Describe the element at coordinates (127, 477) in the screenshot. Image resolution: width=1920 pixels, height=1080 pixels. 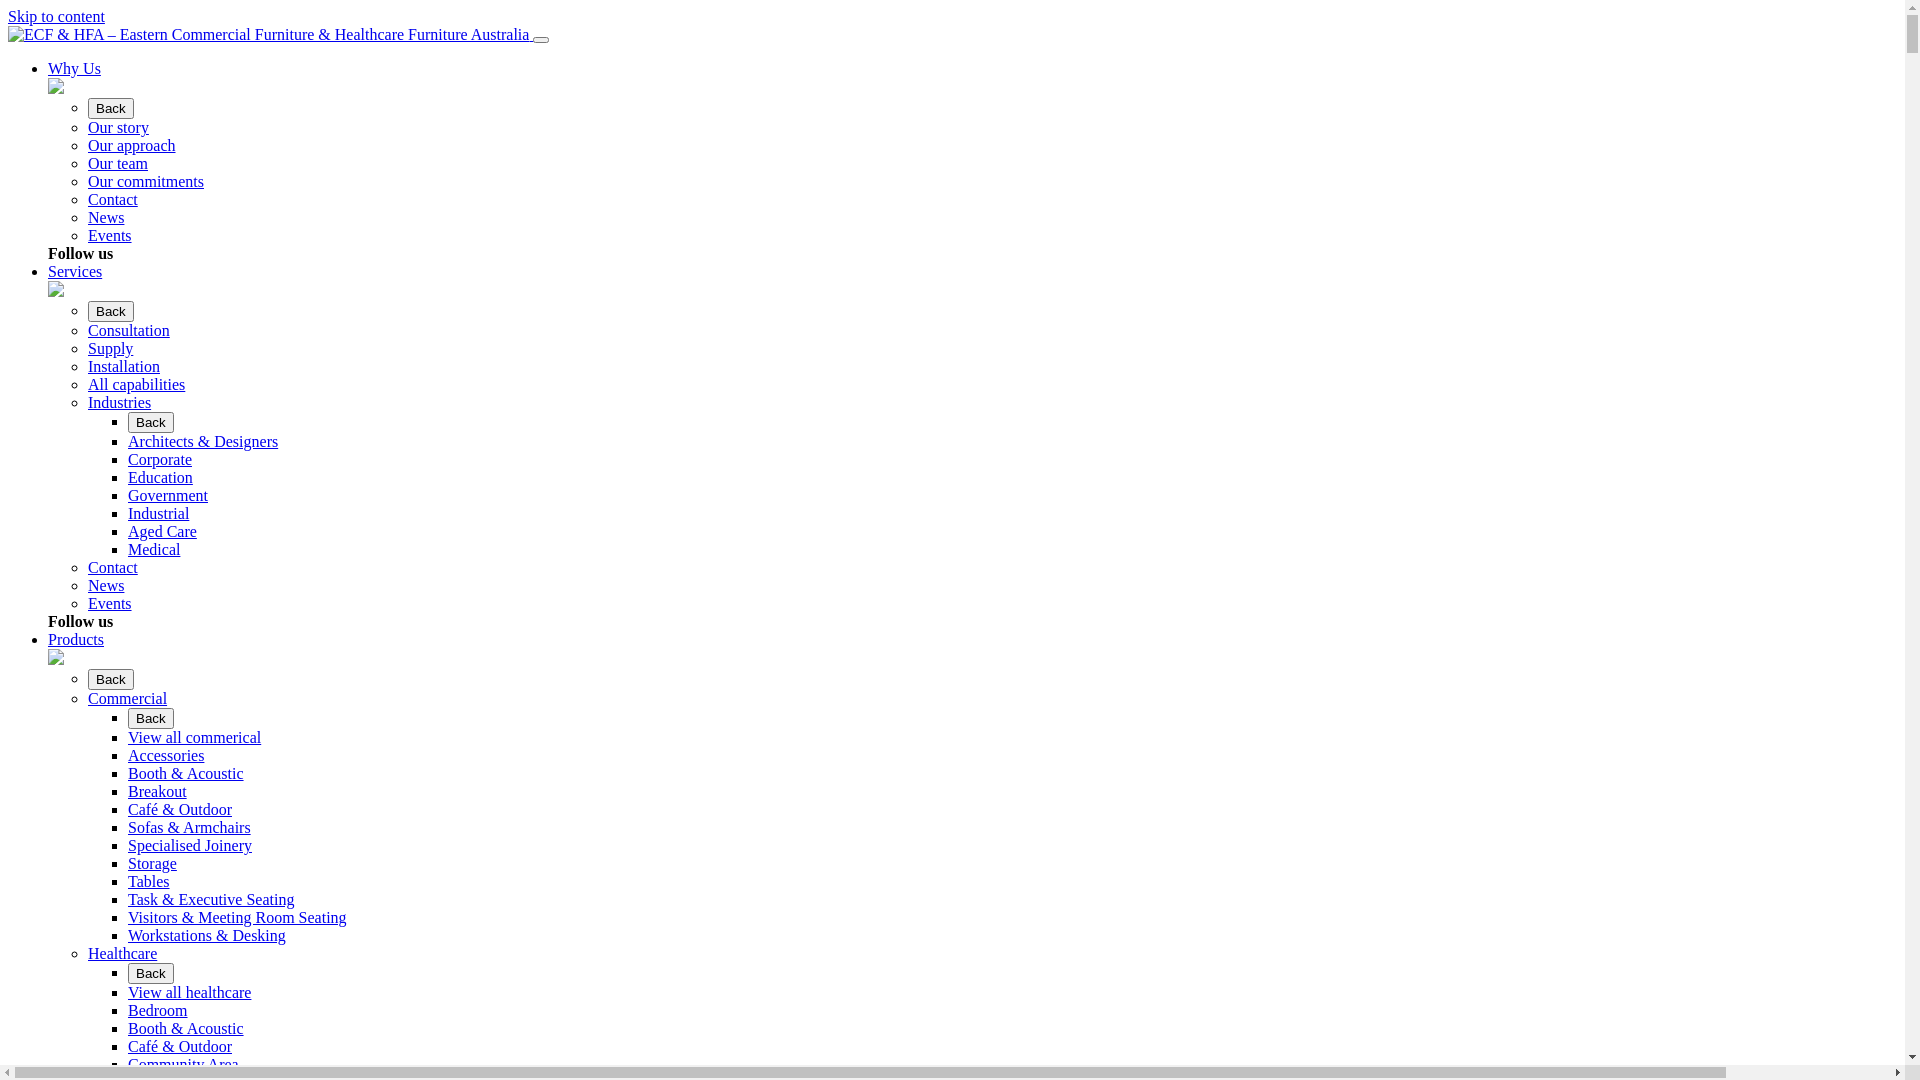
I see `'Education'` at that location.